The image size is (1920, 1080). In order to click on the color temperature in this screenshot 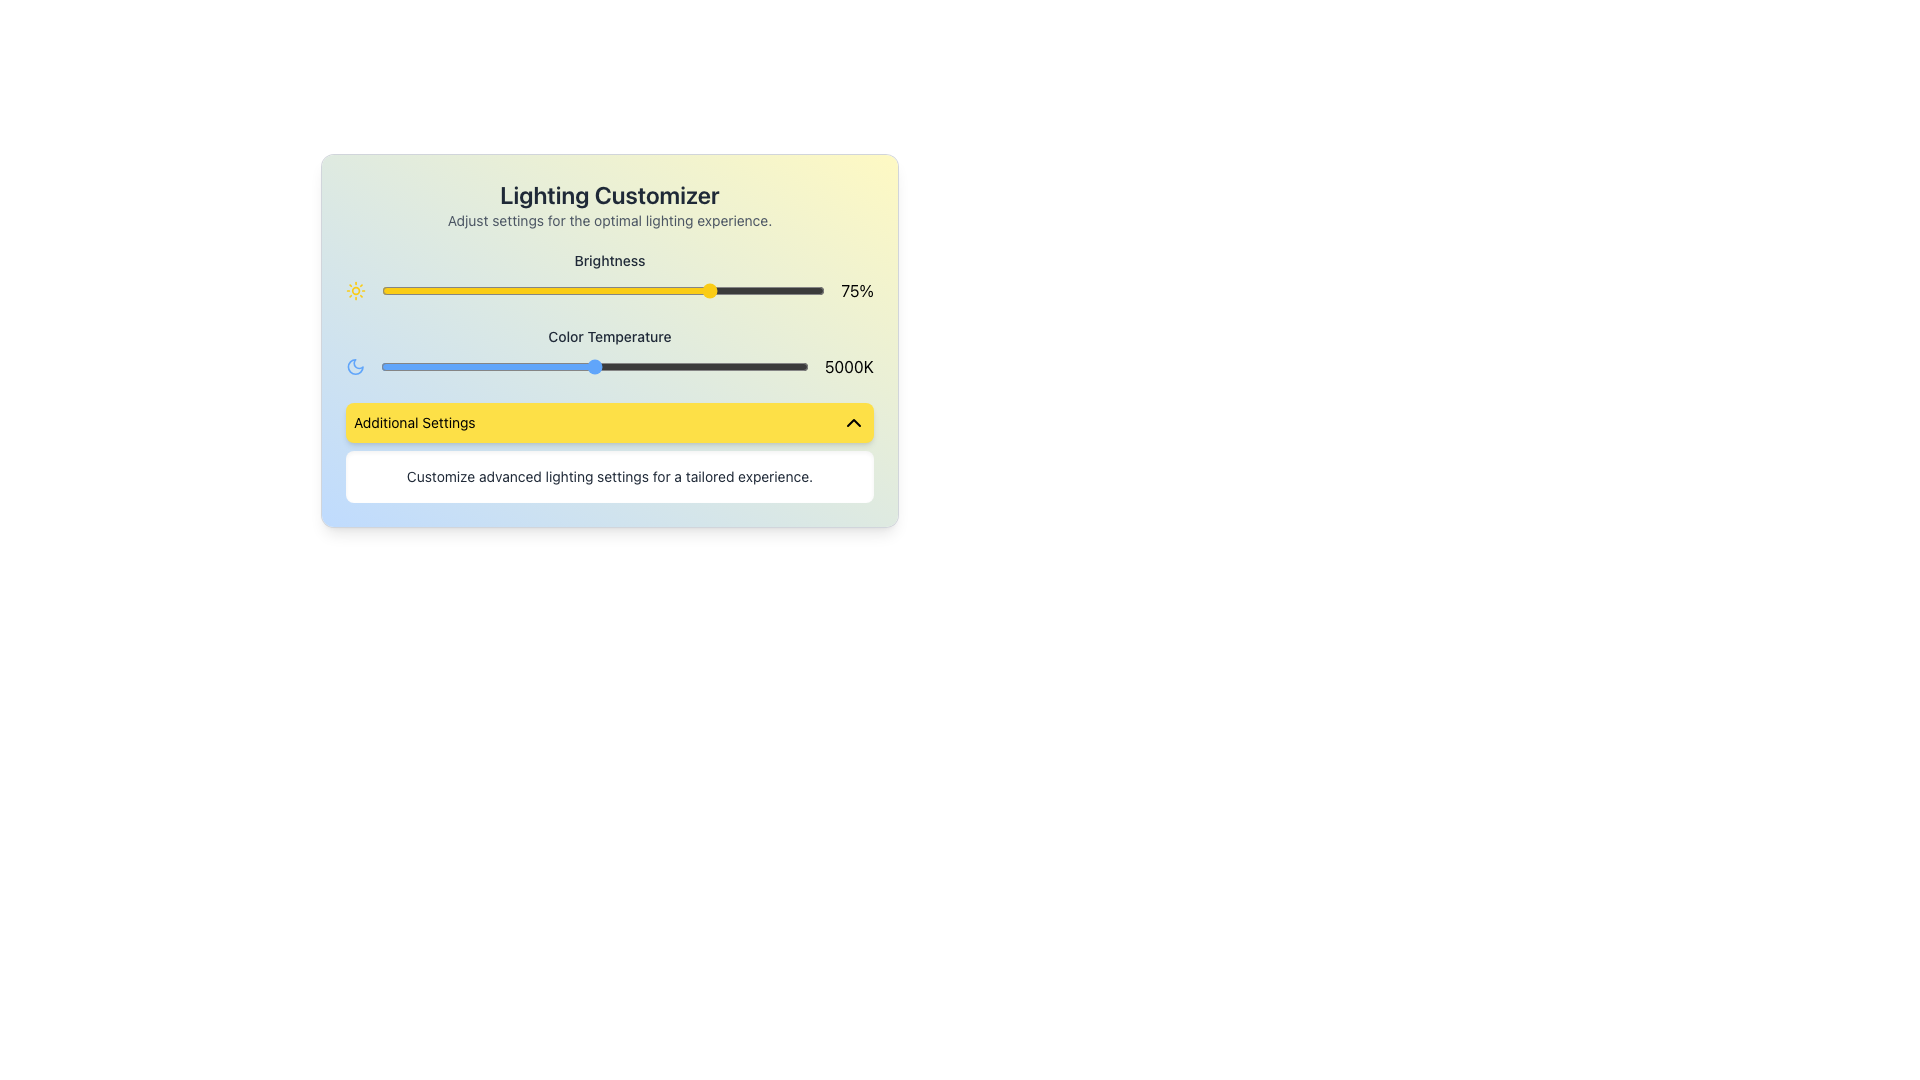, I will do `click(674, 366)`.